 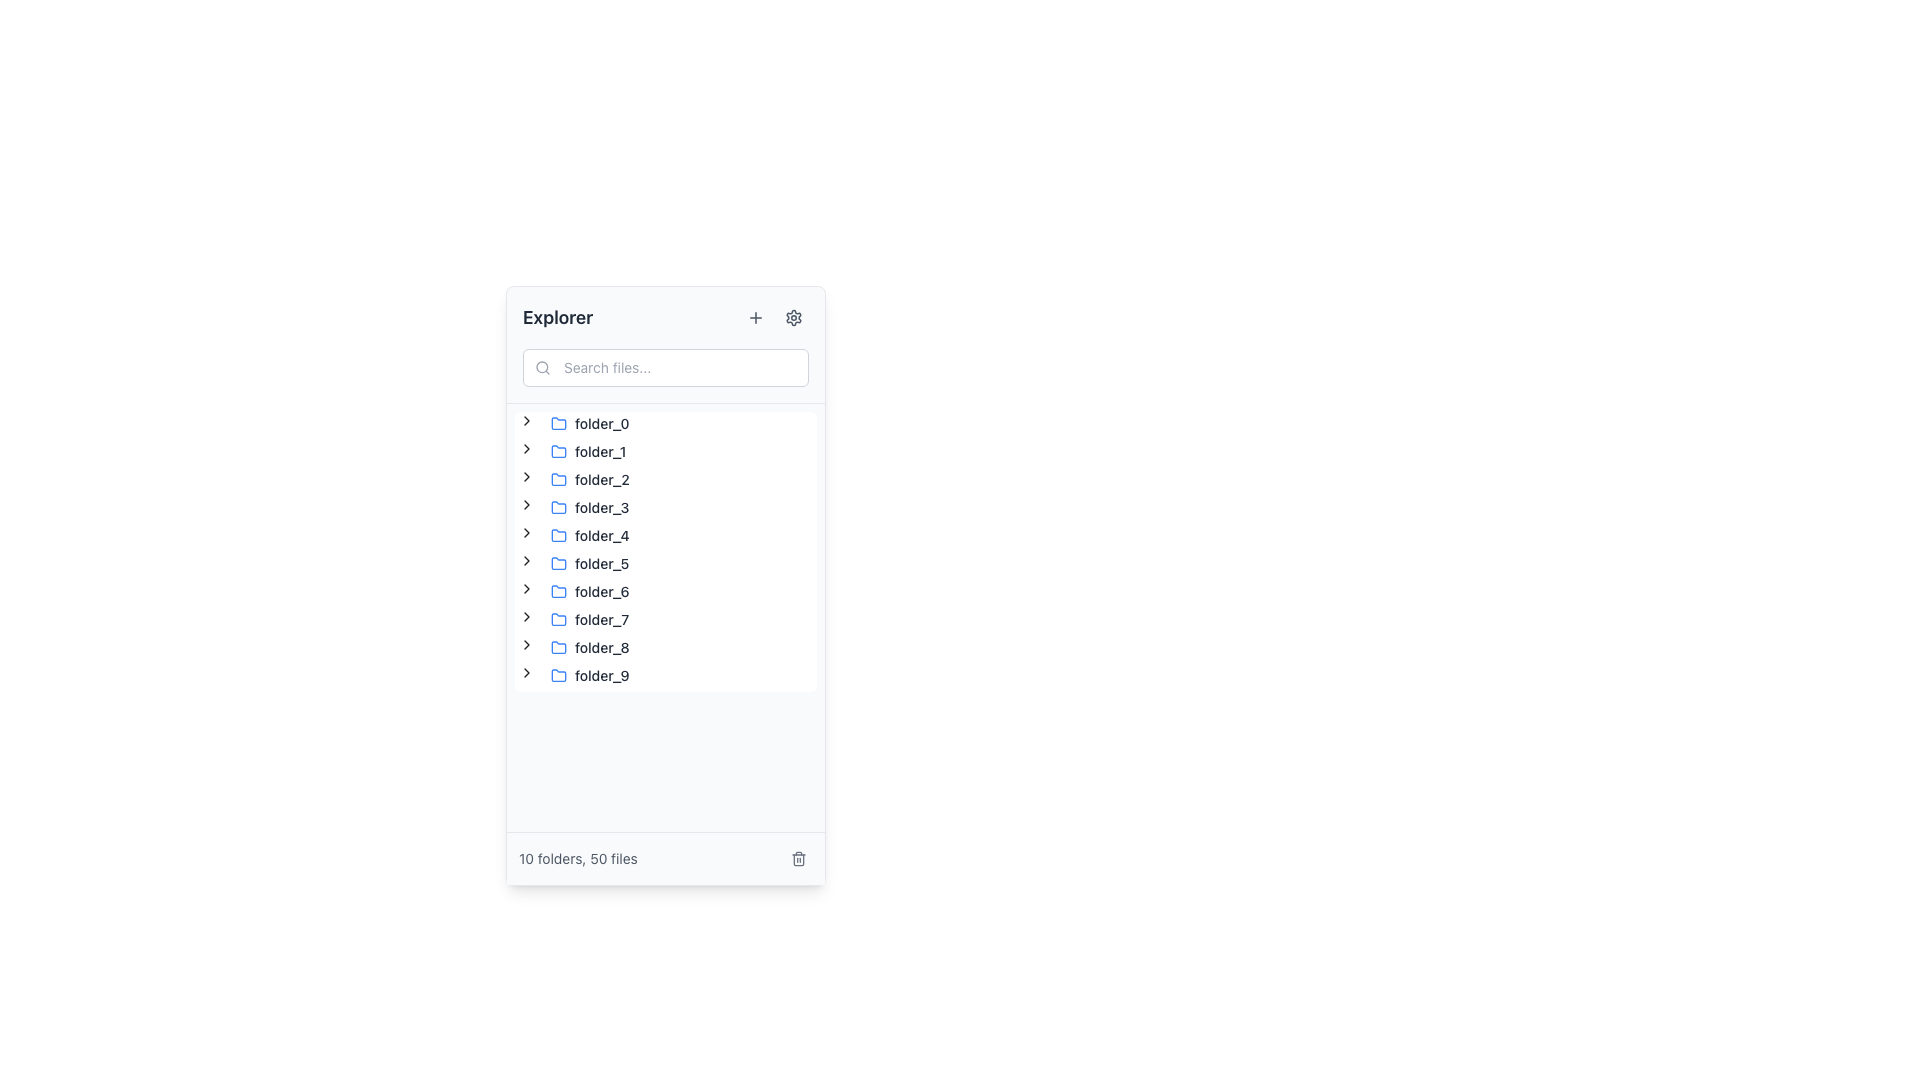 What do you see at coordinates (601, 675) in the screenshot?
I see `the text label displaying 'folder_9'` at bounding box center [601, 675].